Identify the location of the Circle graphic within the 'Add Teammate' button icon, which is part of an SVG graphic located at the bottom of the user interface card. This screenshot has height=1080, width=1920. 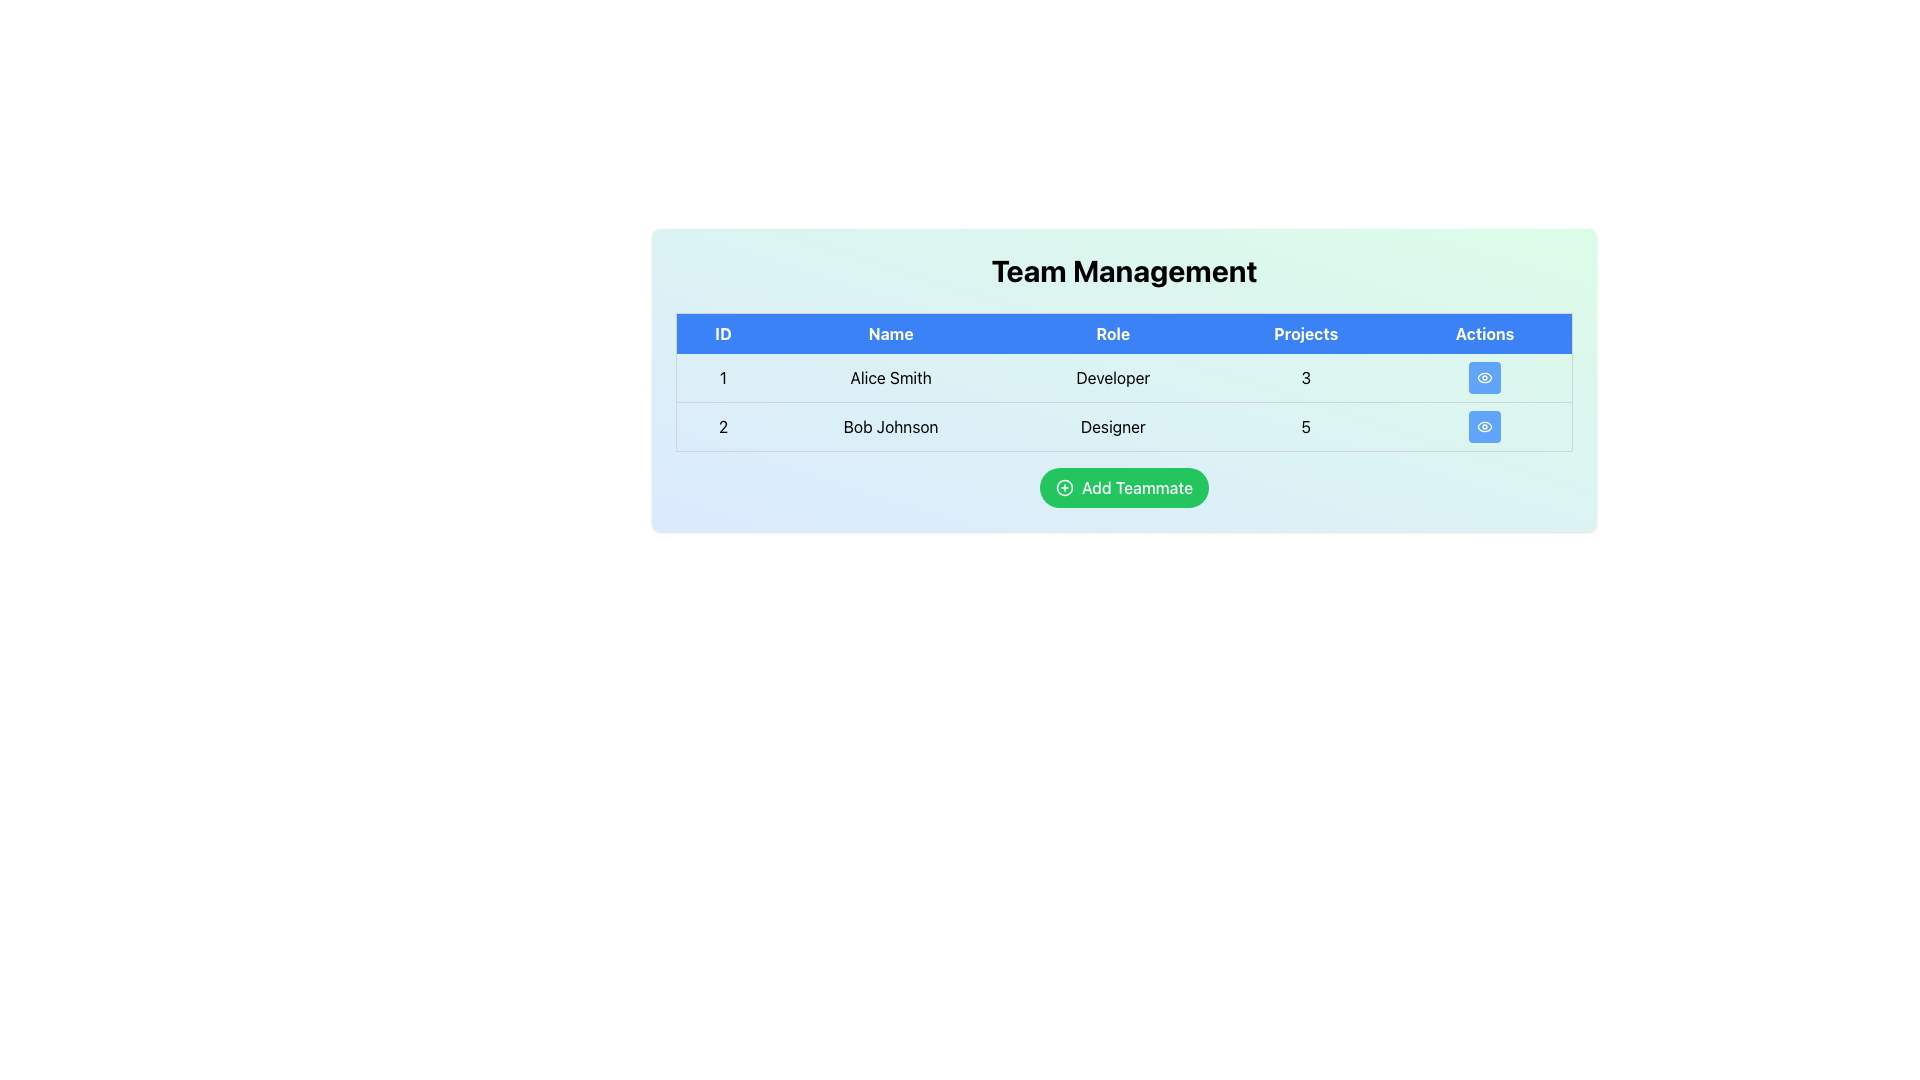
(1063, 488).